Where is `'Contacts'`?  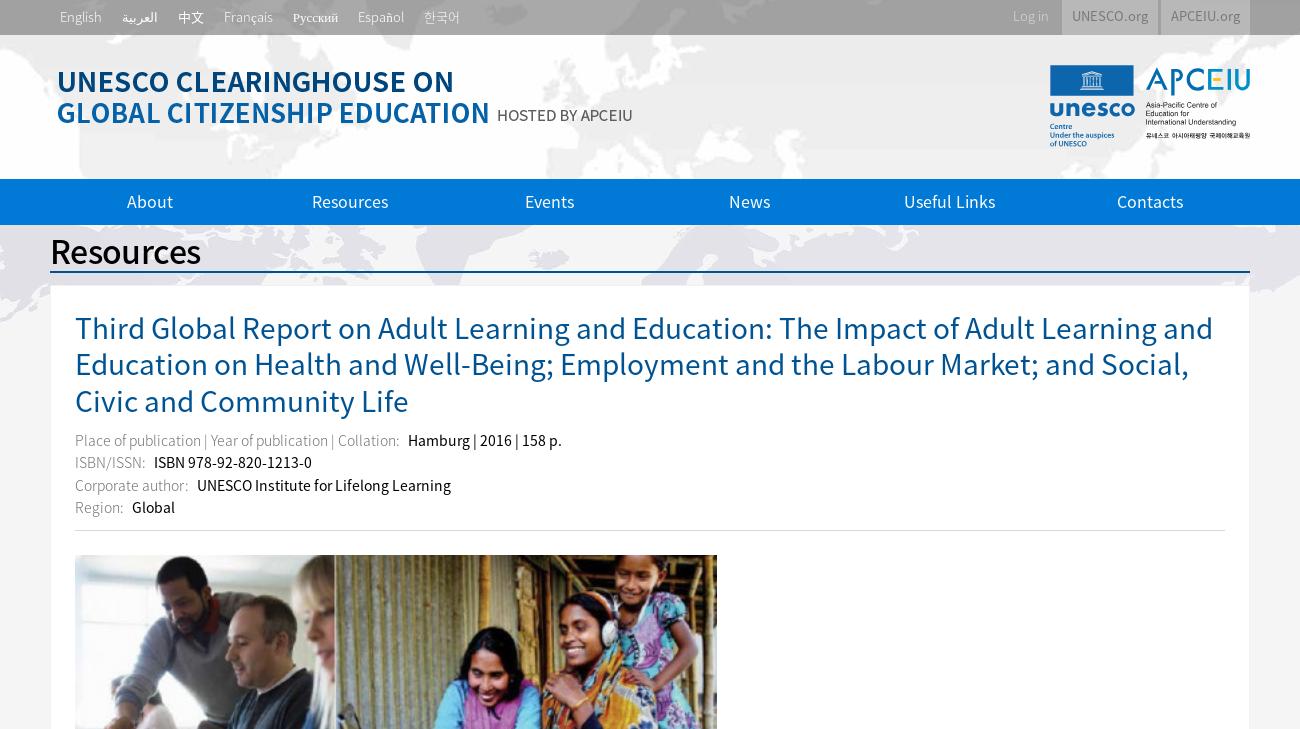 'Contacts' is located at coordinates (1115, 199).